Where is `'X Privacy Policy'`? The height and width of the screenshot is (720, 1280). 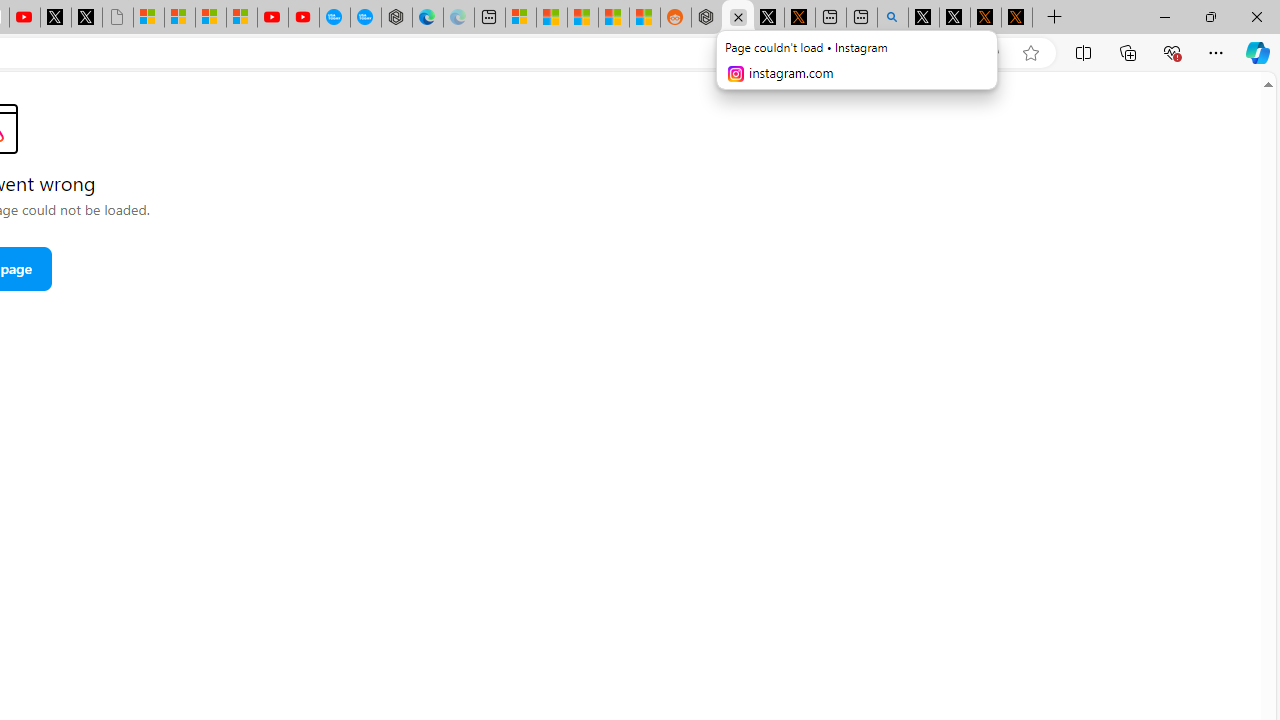 'X Privacy Policy' is located at coordinates (1016, 17).